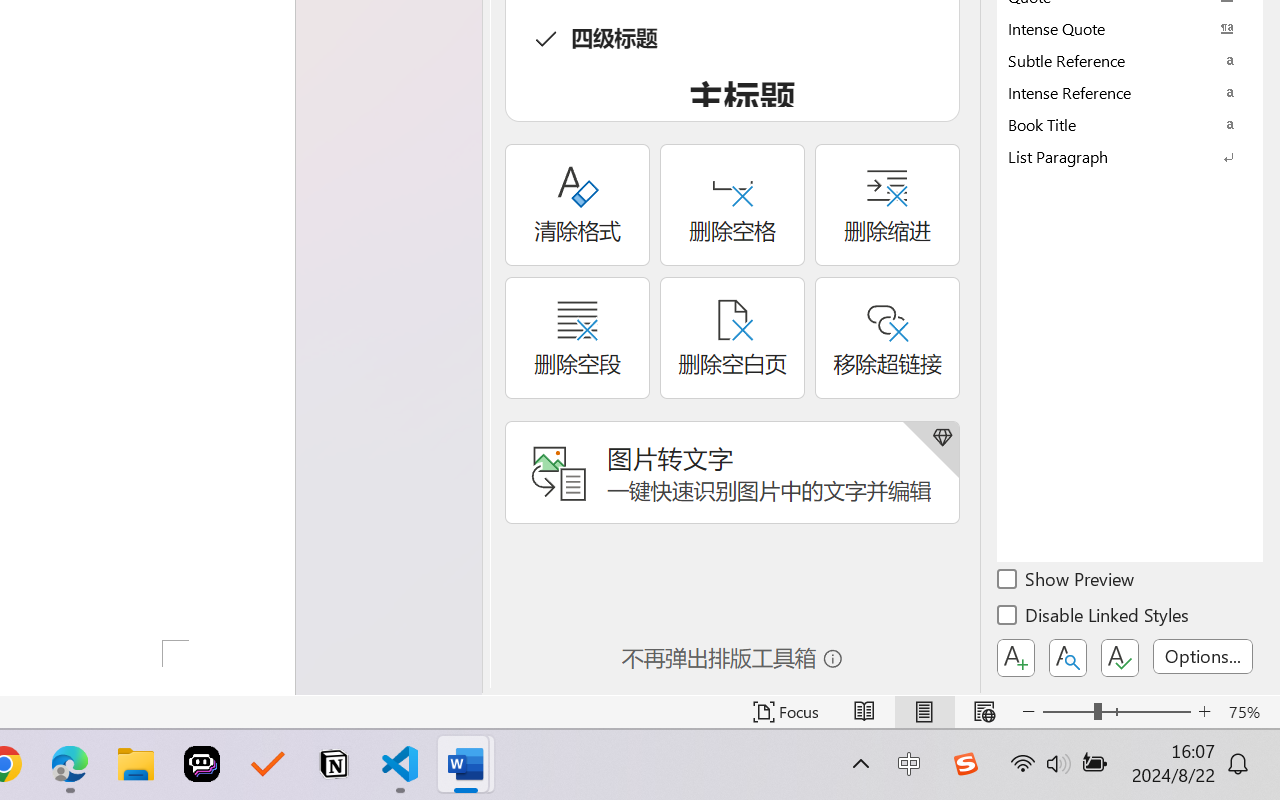  I want to click on 'Class: NetUIButton', so click(1120, 657).